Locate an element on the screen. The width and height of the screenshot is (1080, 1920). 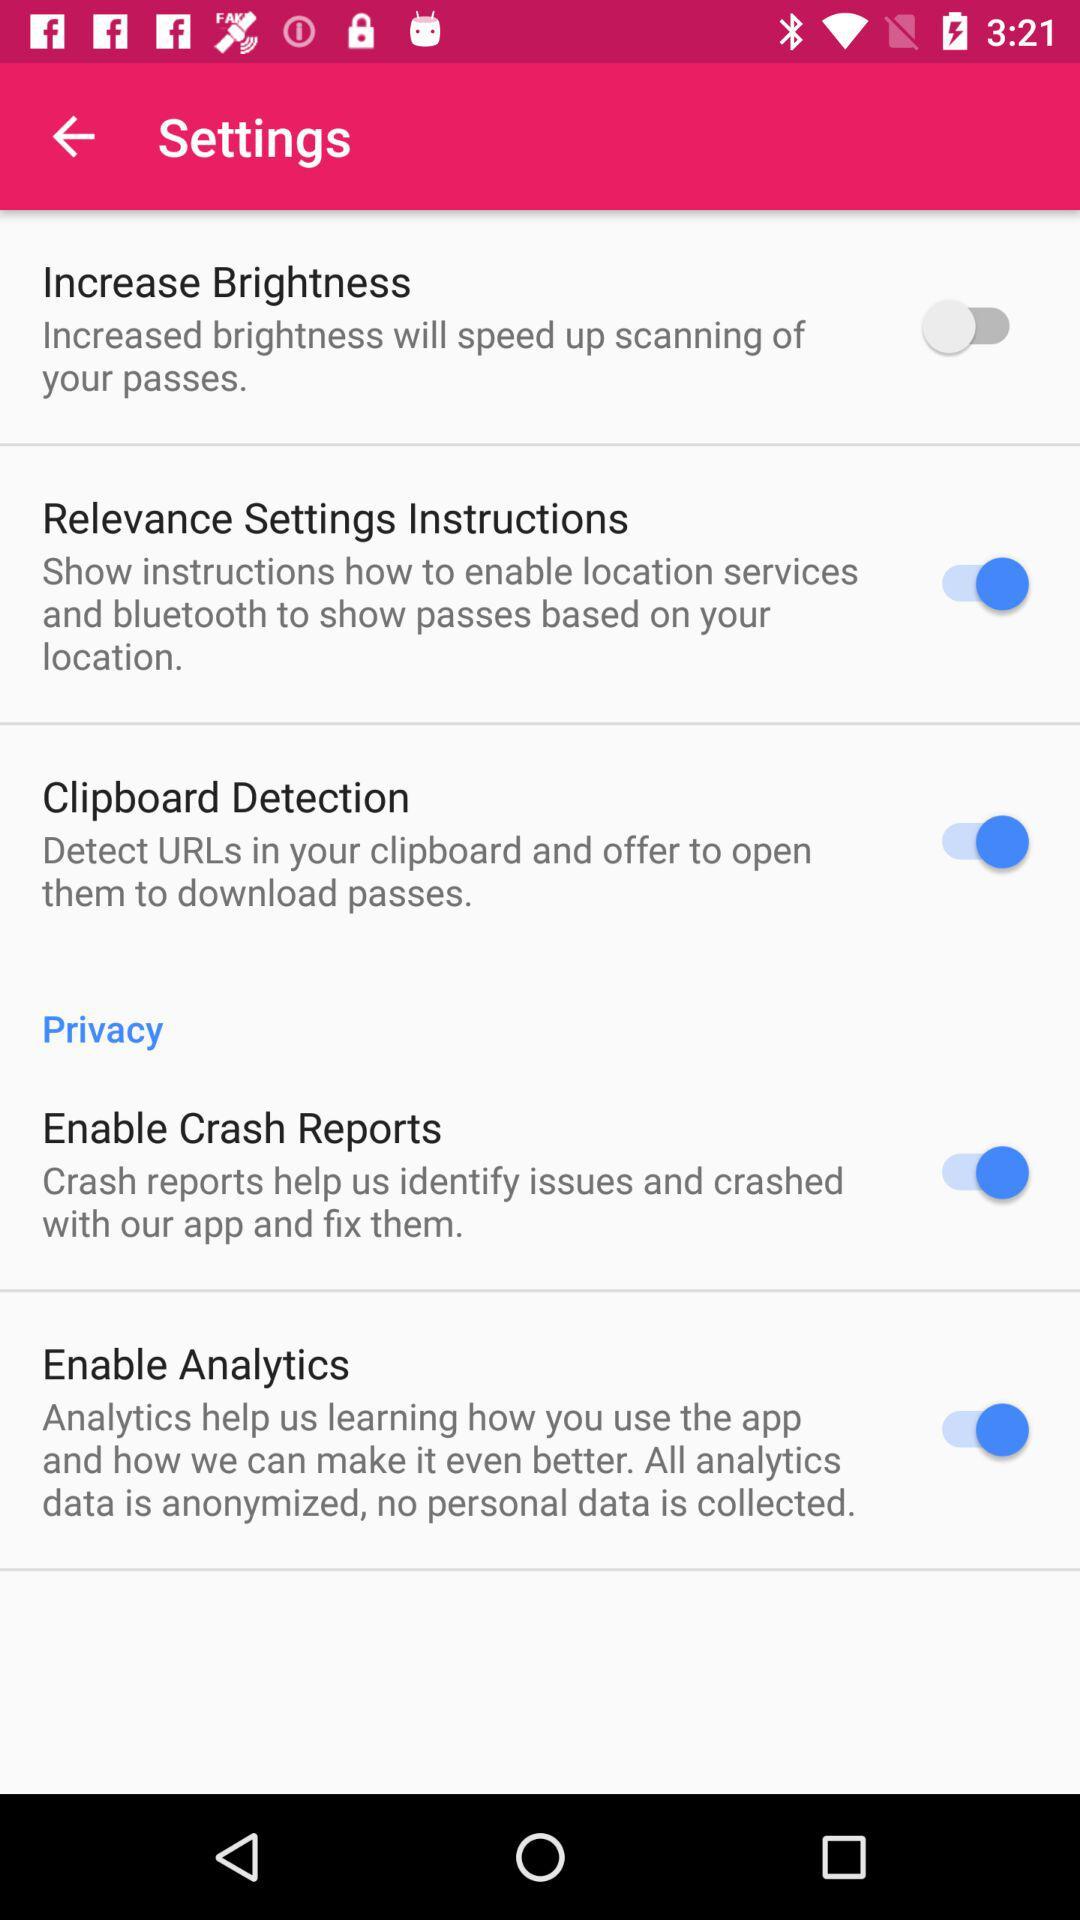
relevance settings instructions icon is located at coordinates (334, 516).